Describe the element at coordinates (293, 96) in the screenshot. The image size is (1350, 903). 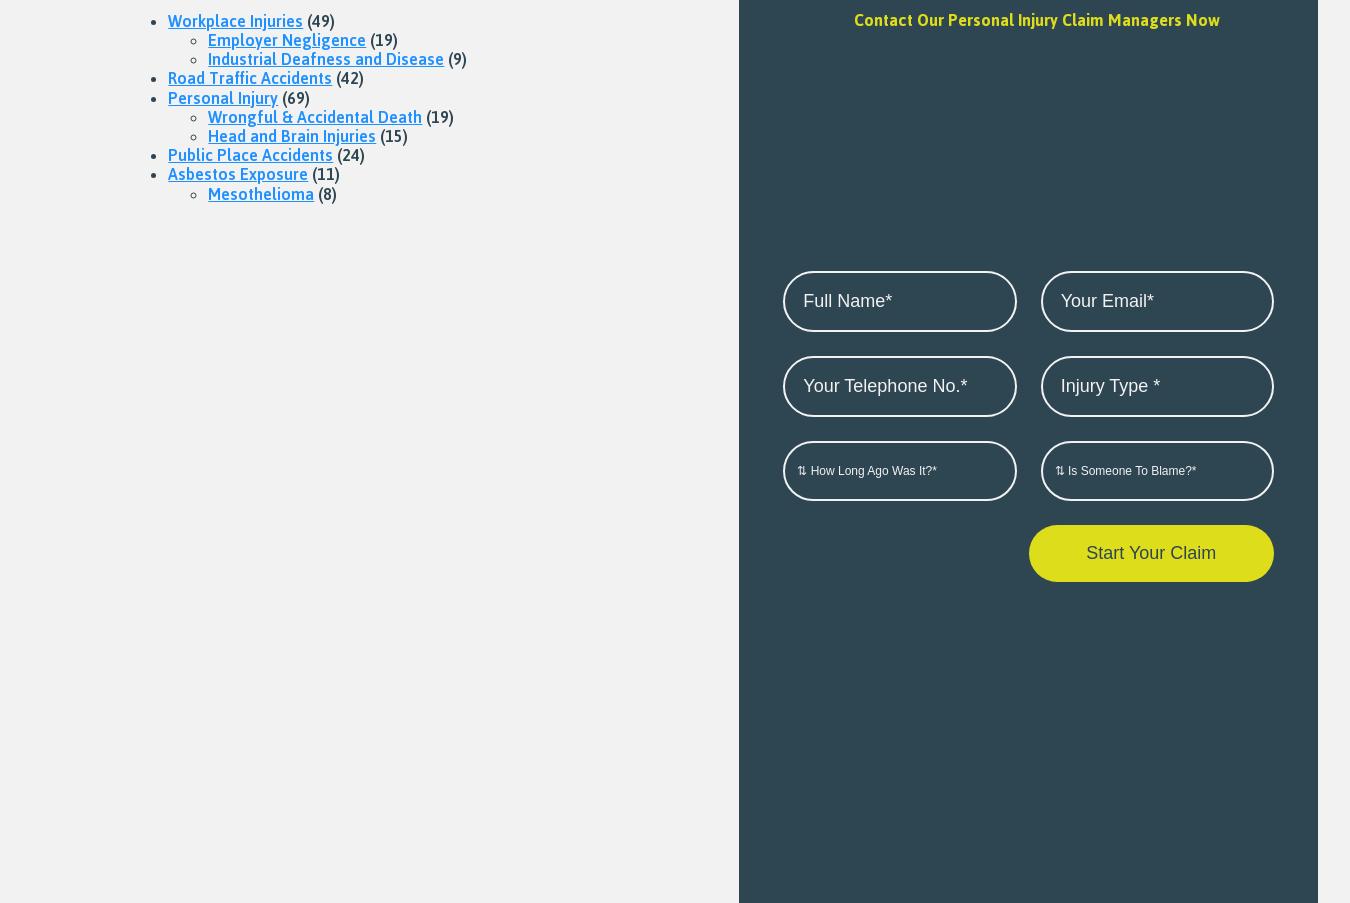
I see `'(69)'` at that location.